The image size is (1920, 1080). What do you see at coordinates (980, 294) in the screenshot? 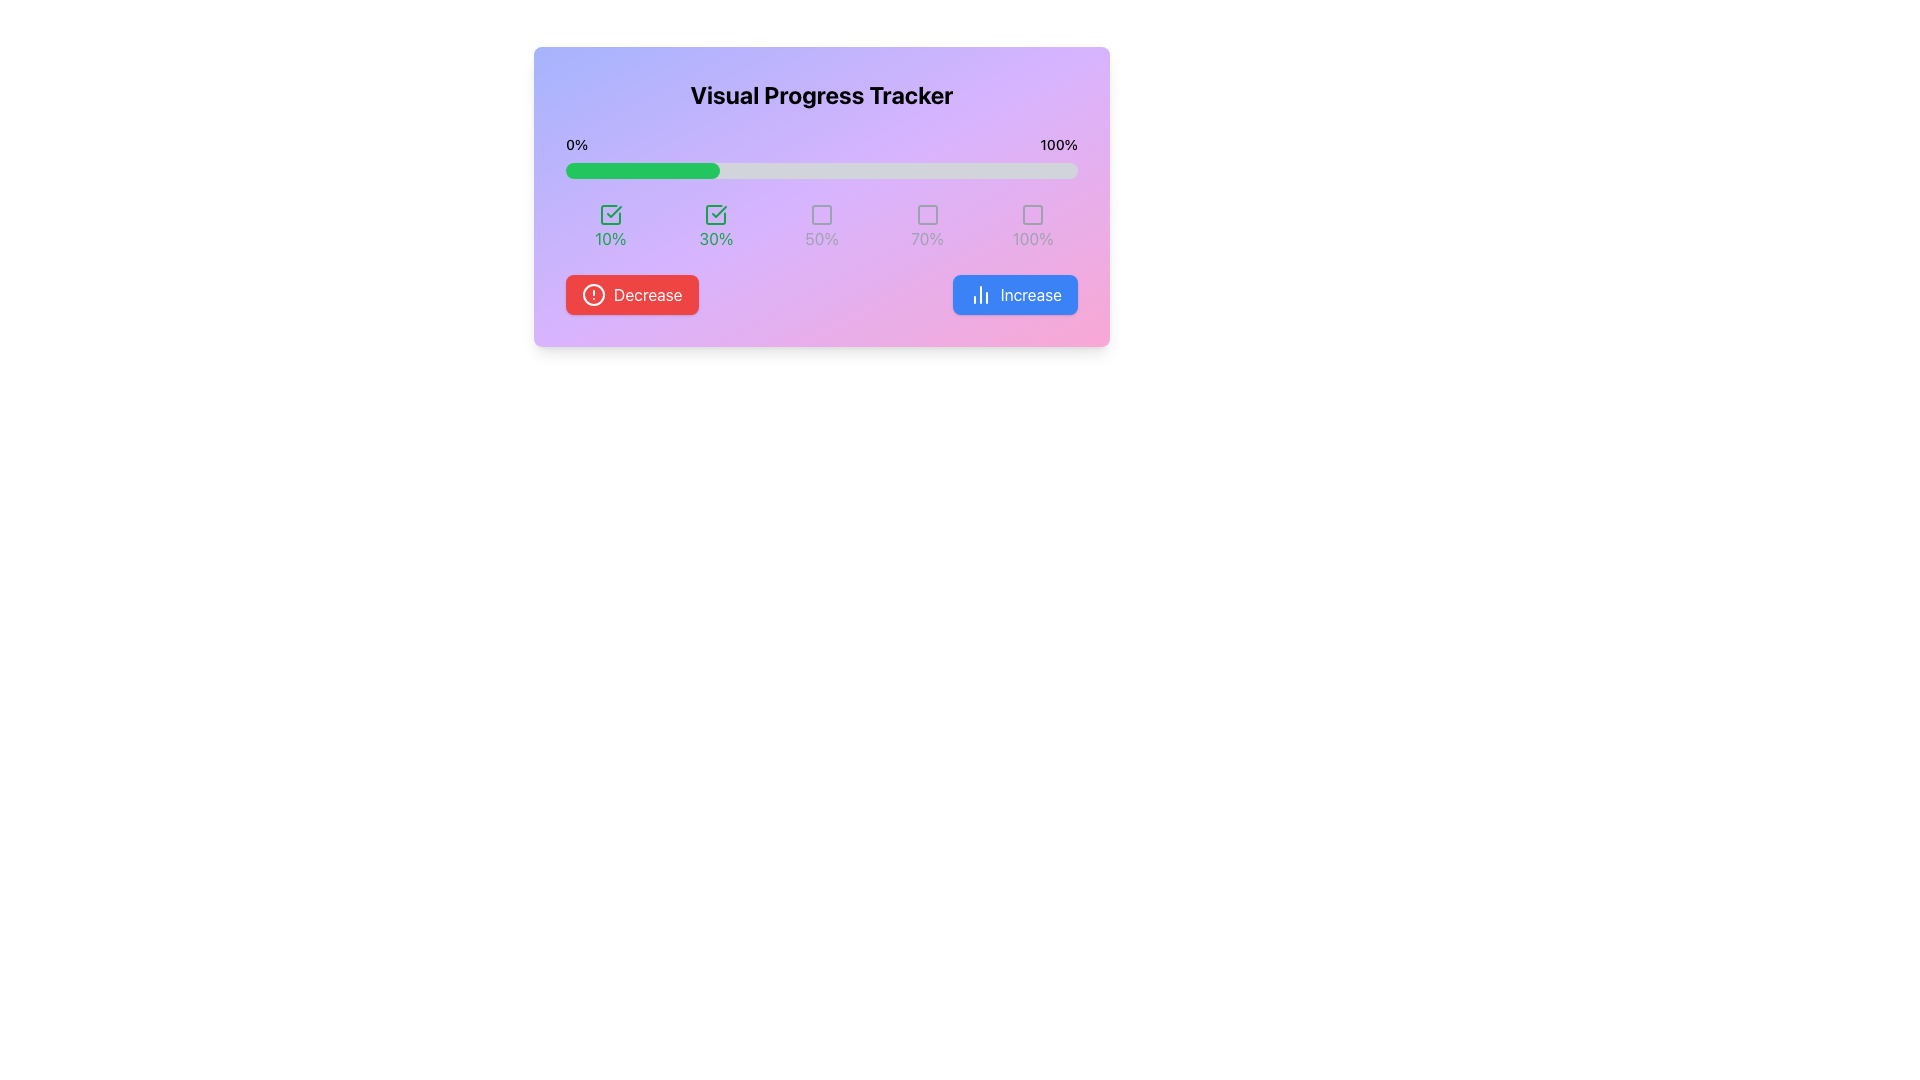
I see `the 'Increase' button icon located at the bottom-right of the card layout, which serves to increment or advance progress` at bounding box center [980, 294].